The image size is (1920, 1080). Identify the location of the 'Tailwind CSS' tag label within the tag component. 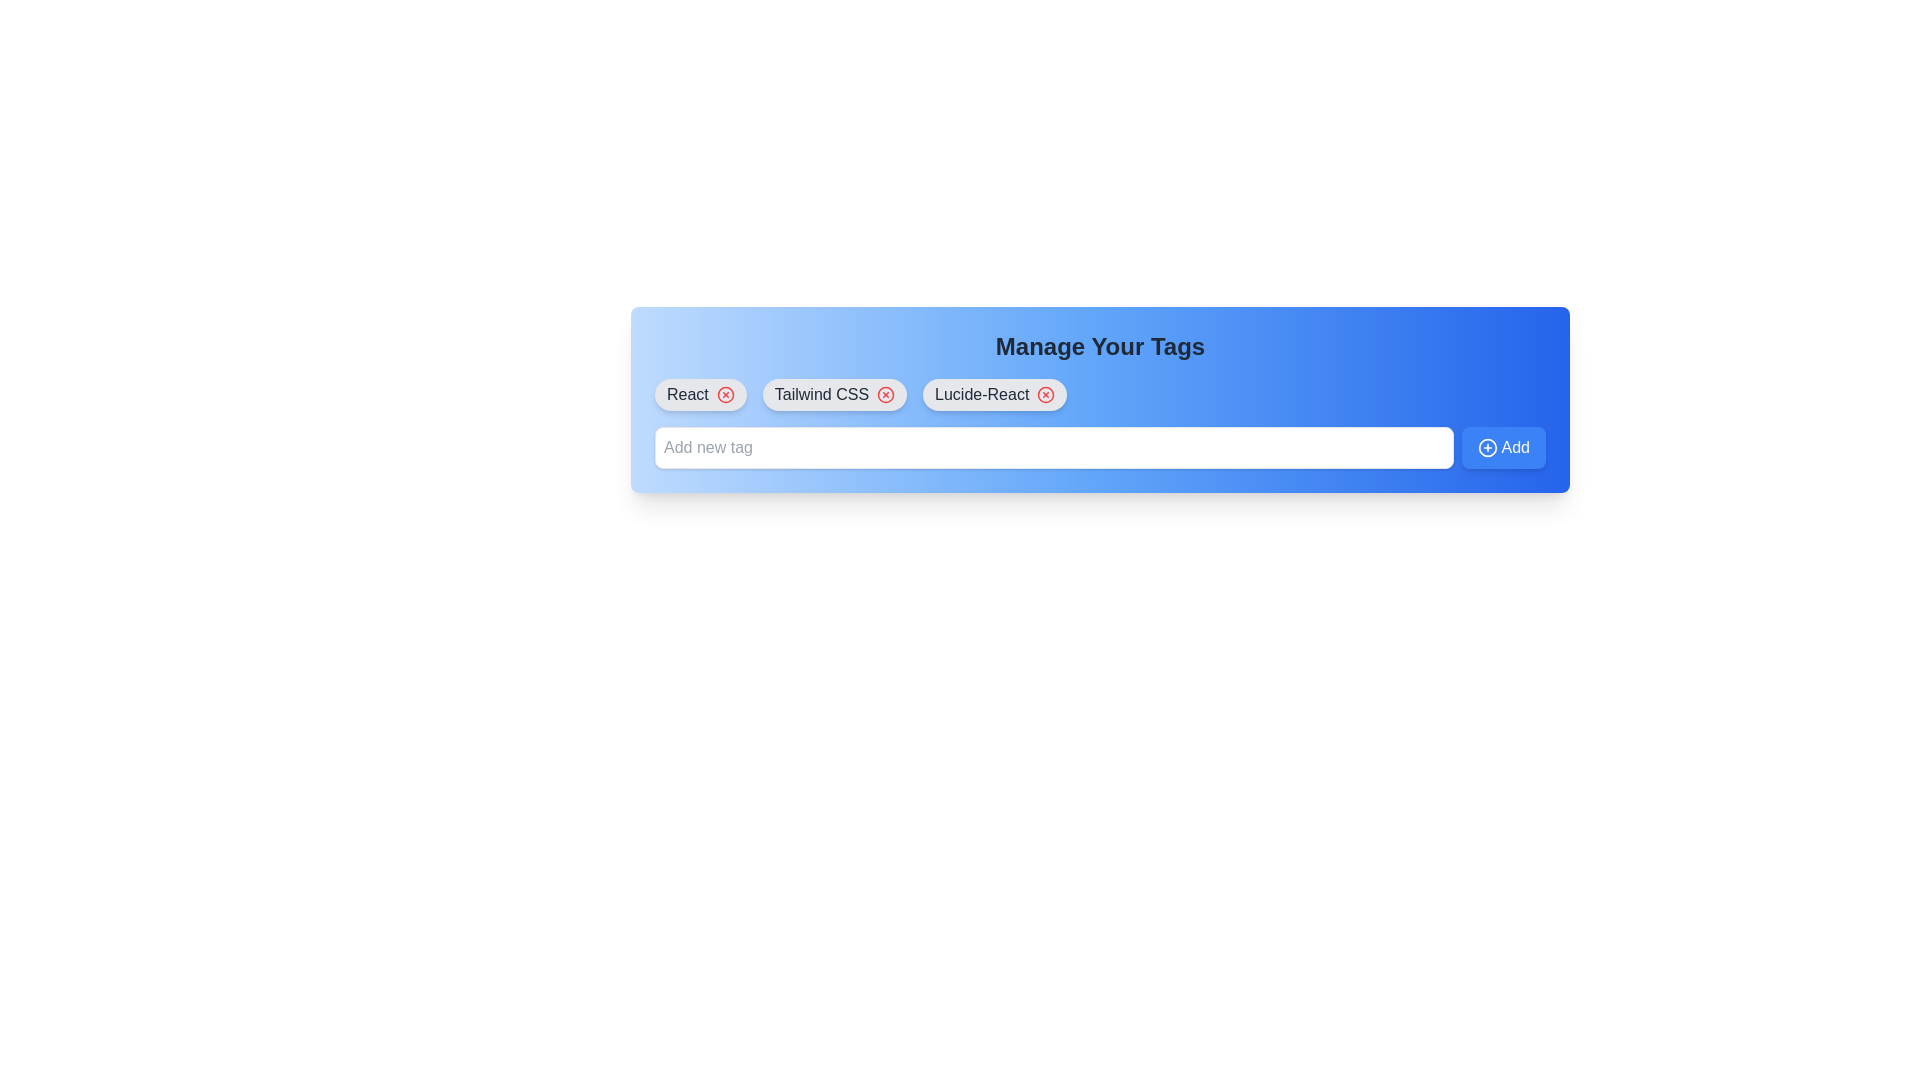
(821, 394).